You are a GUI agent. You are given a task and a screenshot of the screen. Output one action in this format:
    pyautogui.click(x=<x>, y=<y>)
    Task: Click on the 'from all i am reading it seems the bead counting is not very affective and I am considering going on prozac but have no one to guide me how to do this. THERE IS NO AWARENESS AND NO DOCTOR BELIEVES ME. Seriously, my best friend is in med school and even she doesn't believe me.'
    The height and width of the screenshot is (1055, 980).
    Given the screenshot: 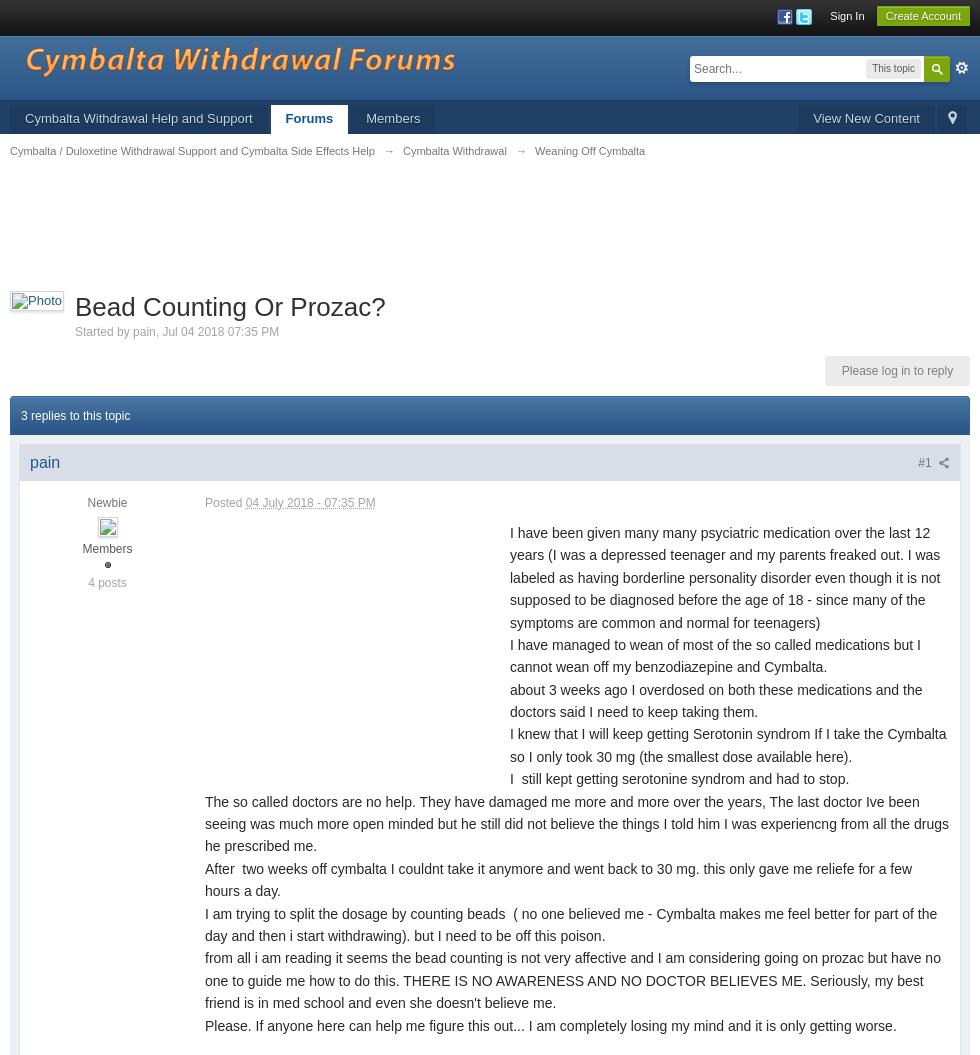 What is the action you would take?
    pyautogui.click(x=572, y=980)
    